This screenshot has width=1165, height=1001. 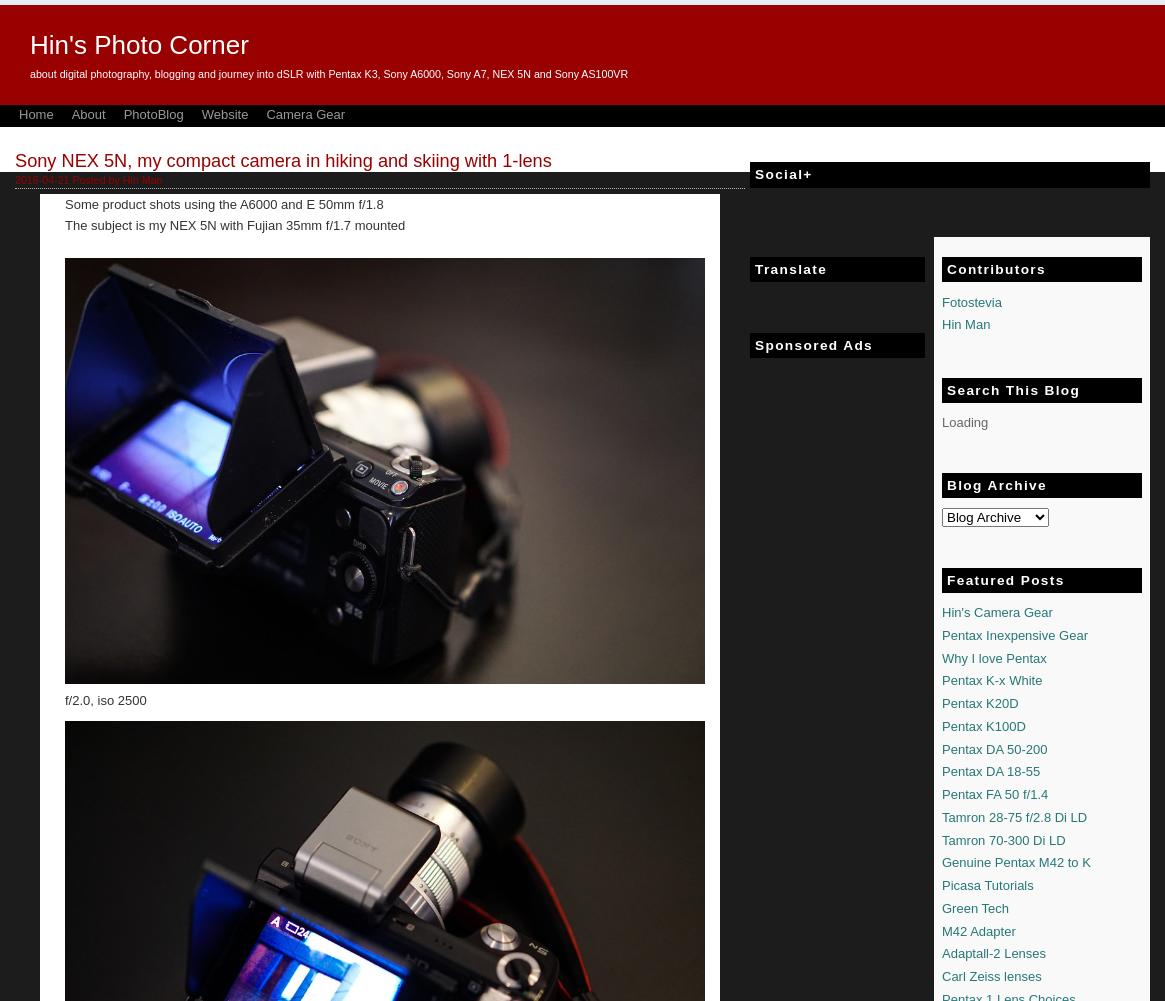 What do you see at coordinates (43, 178) in the screenshot?
I see `'2016-04-21'` at bounding box center [43, 178].